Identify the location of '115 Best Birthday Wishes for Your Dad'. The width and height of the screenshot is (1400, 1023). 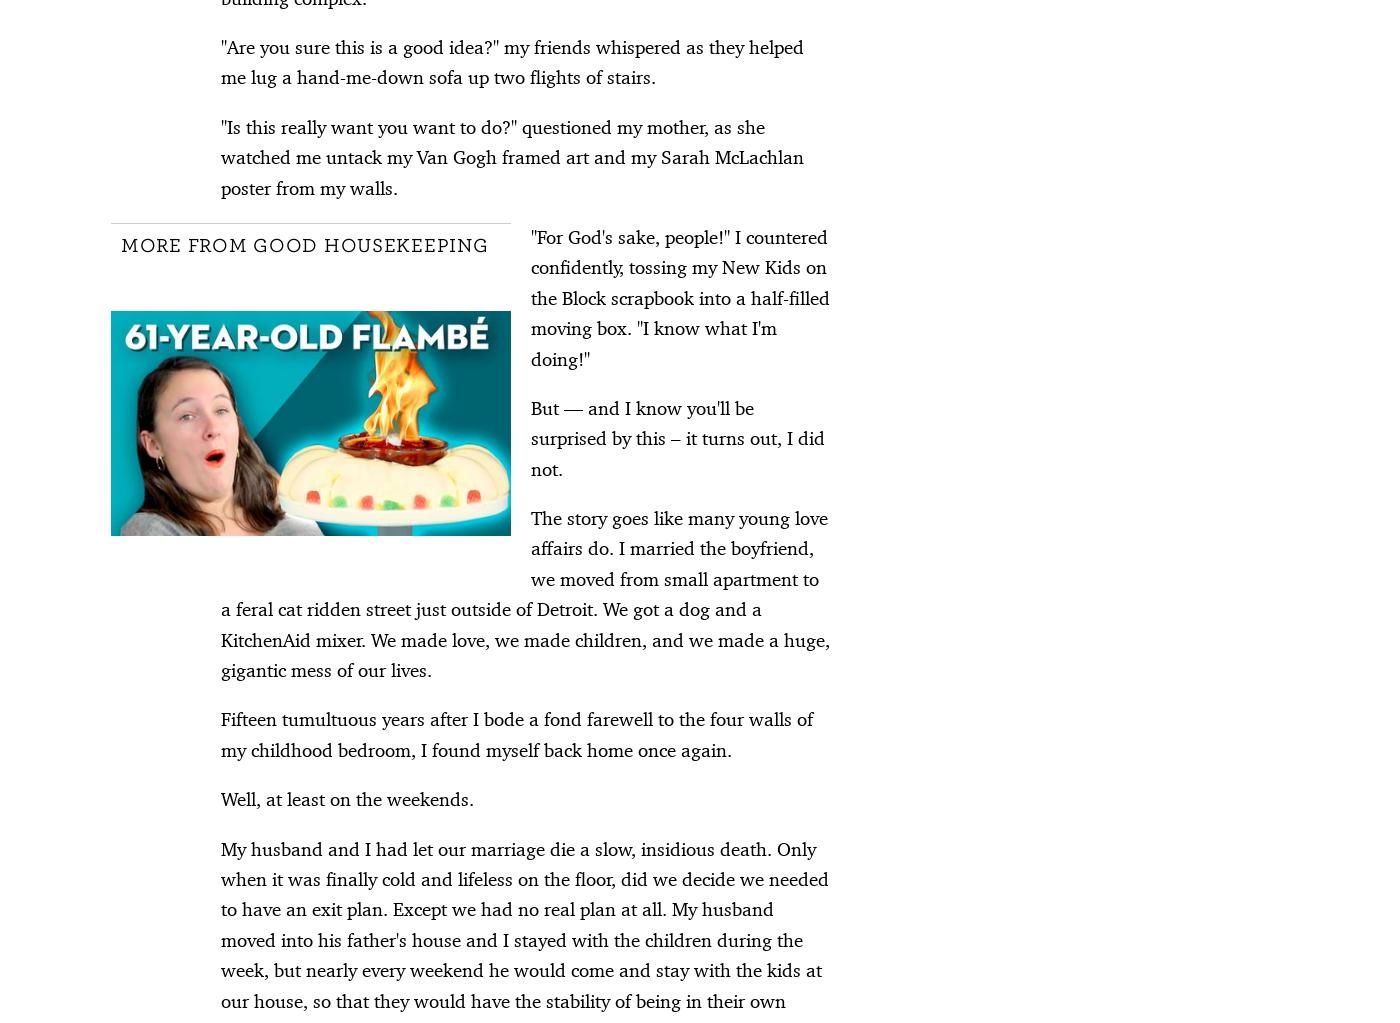
(851, 307).